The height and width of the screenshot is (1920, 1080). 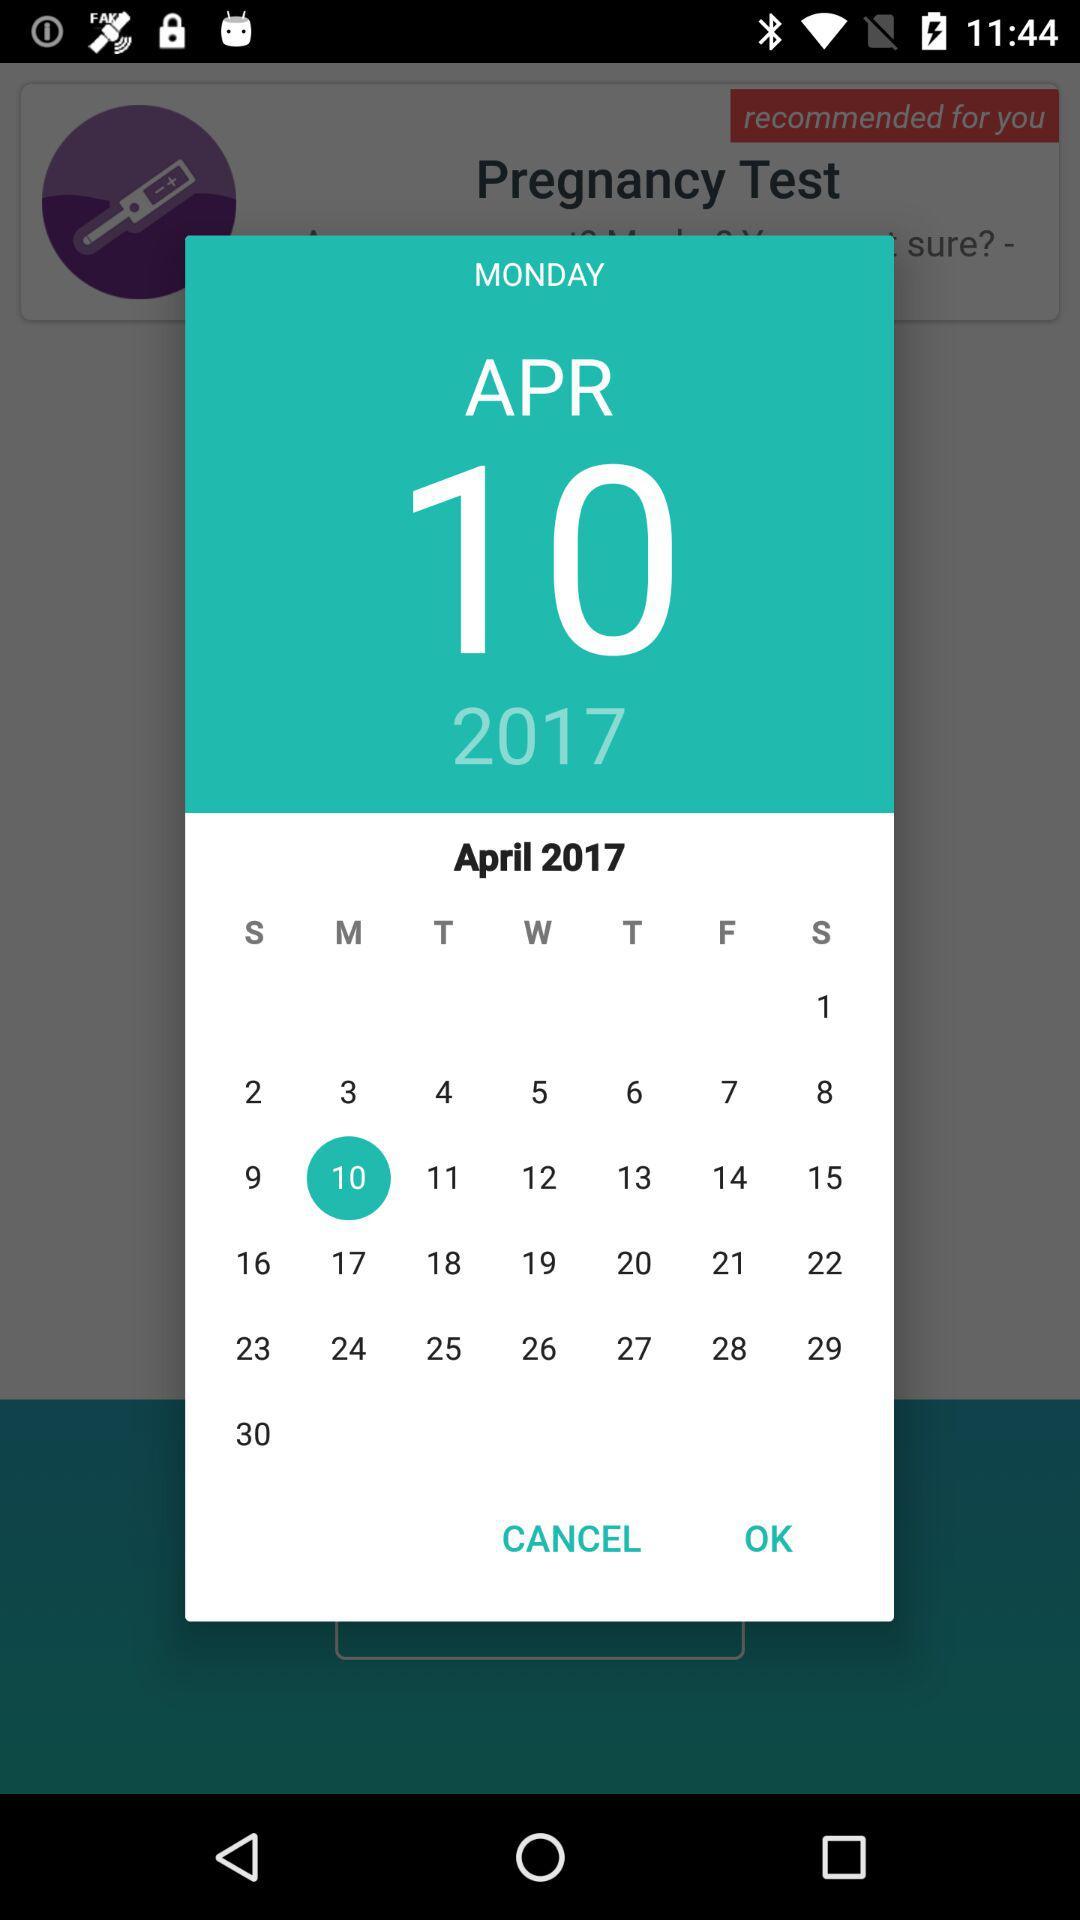 What do you see at coordinates (571, 1536) in the screenshot?
I see `the icon to the left of ok item` at bounding box center [571, 1536].